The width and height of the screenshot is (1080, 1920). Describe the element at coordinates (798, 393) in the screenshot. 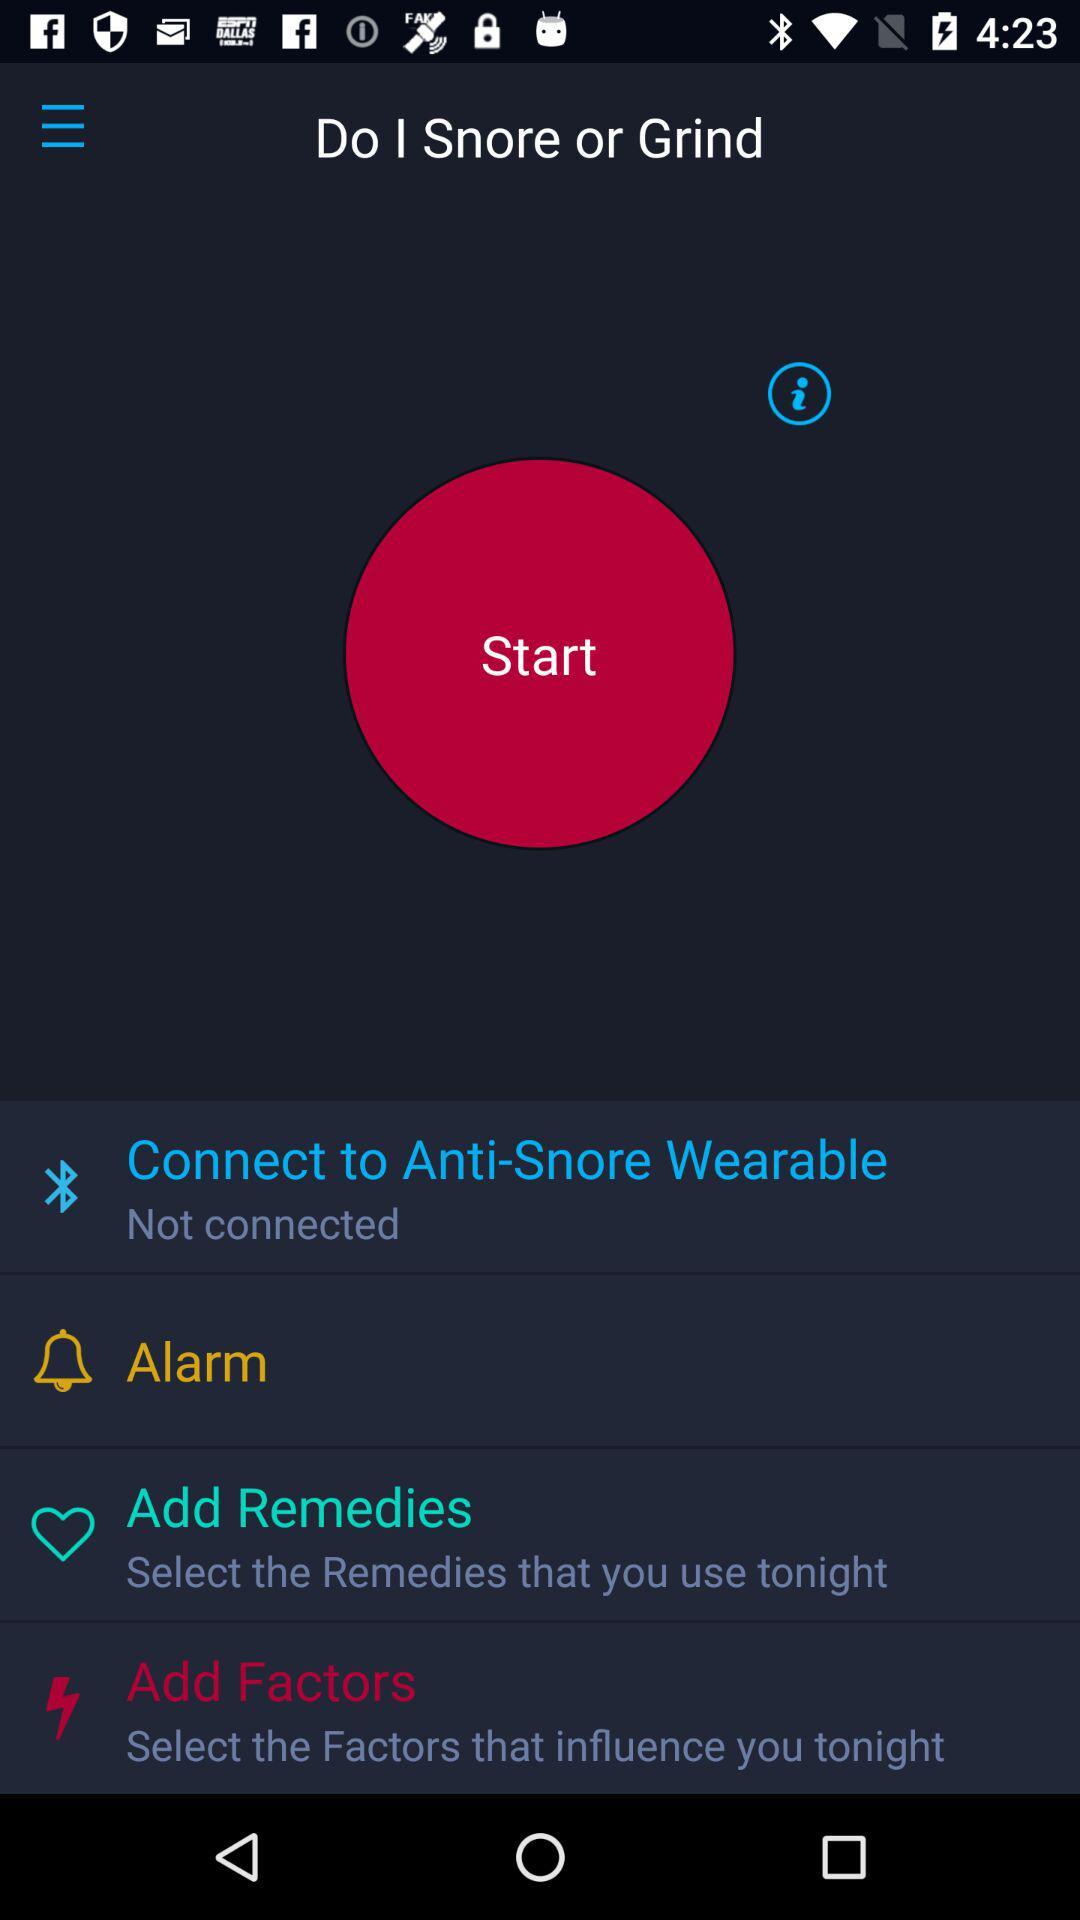

I see `the info icon` at that location.